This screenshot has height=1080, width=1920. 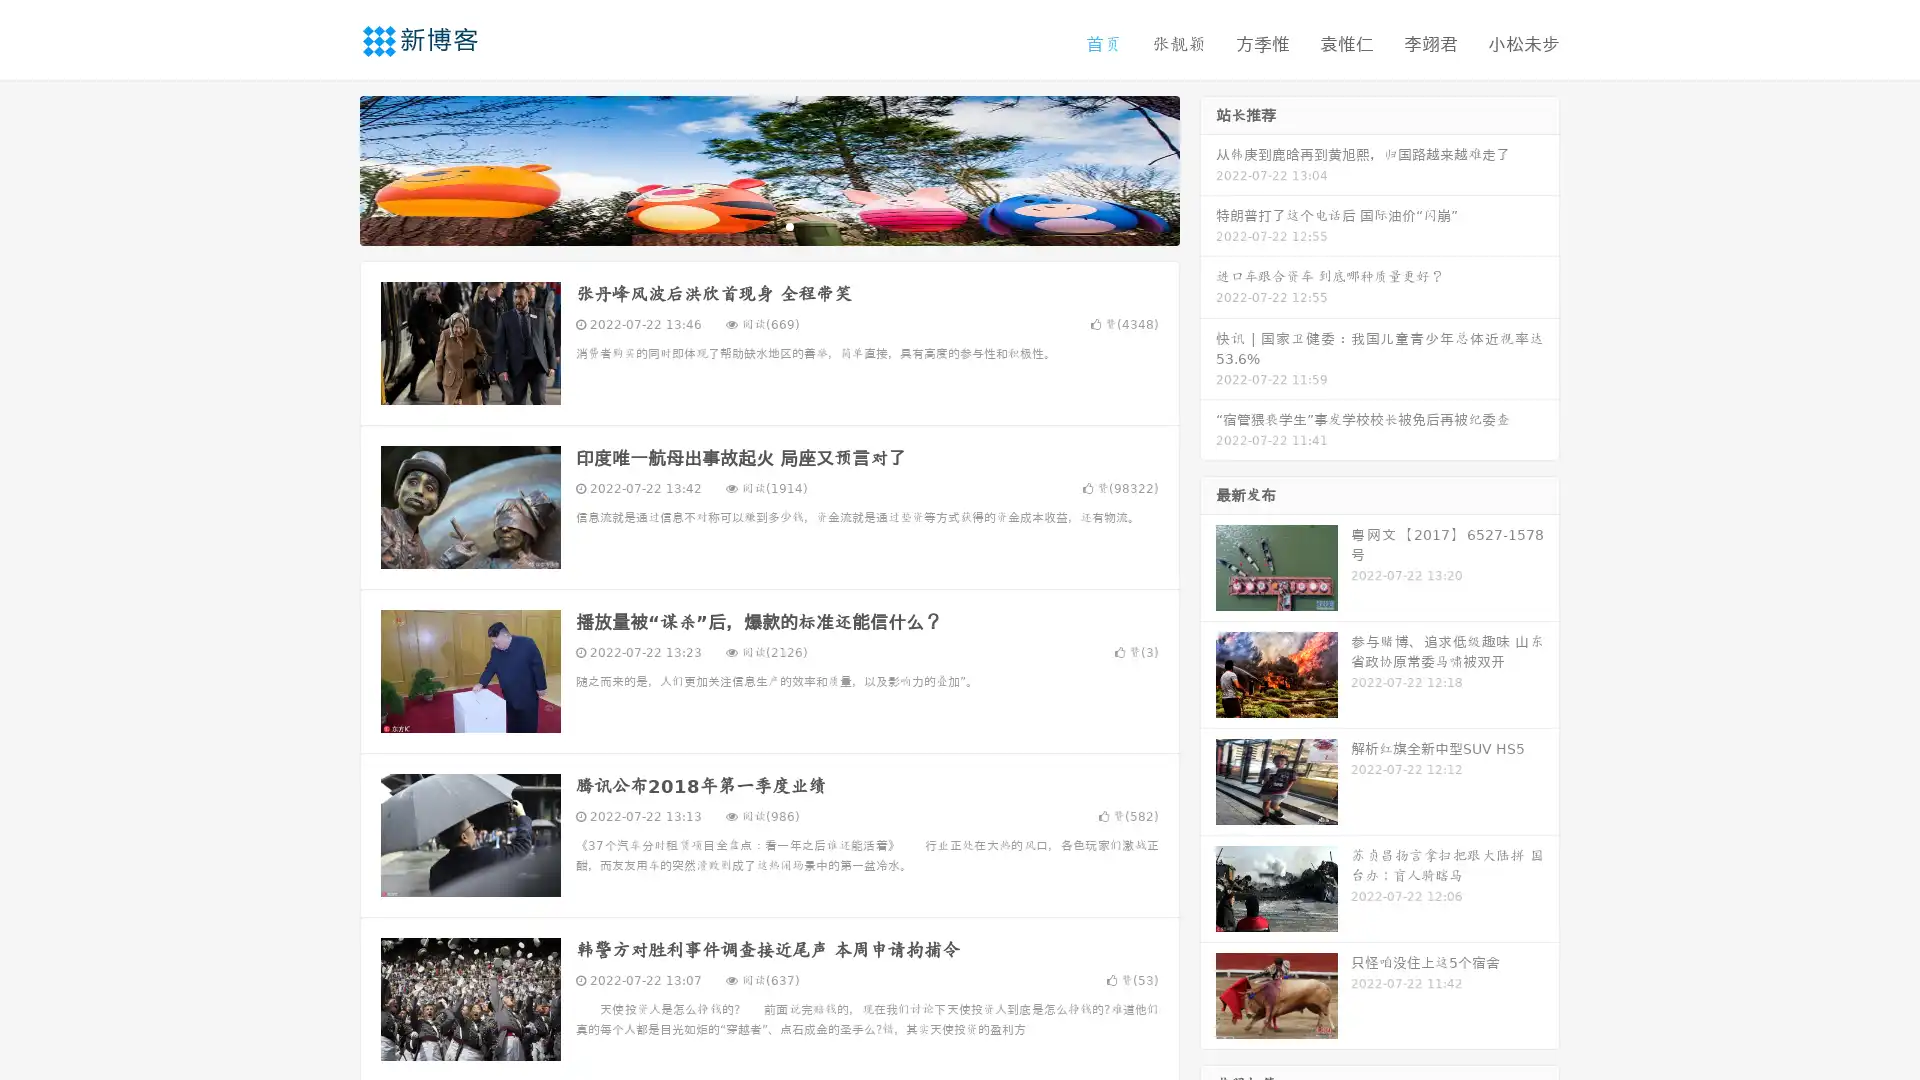 What do you see at coordinates (330, 168) in the screenshot?
I see `Previous slide` at bounding box center [330, 168].